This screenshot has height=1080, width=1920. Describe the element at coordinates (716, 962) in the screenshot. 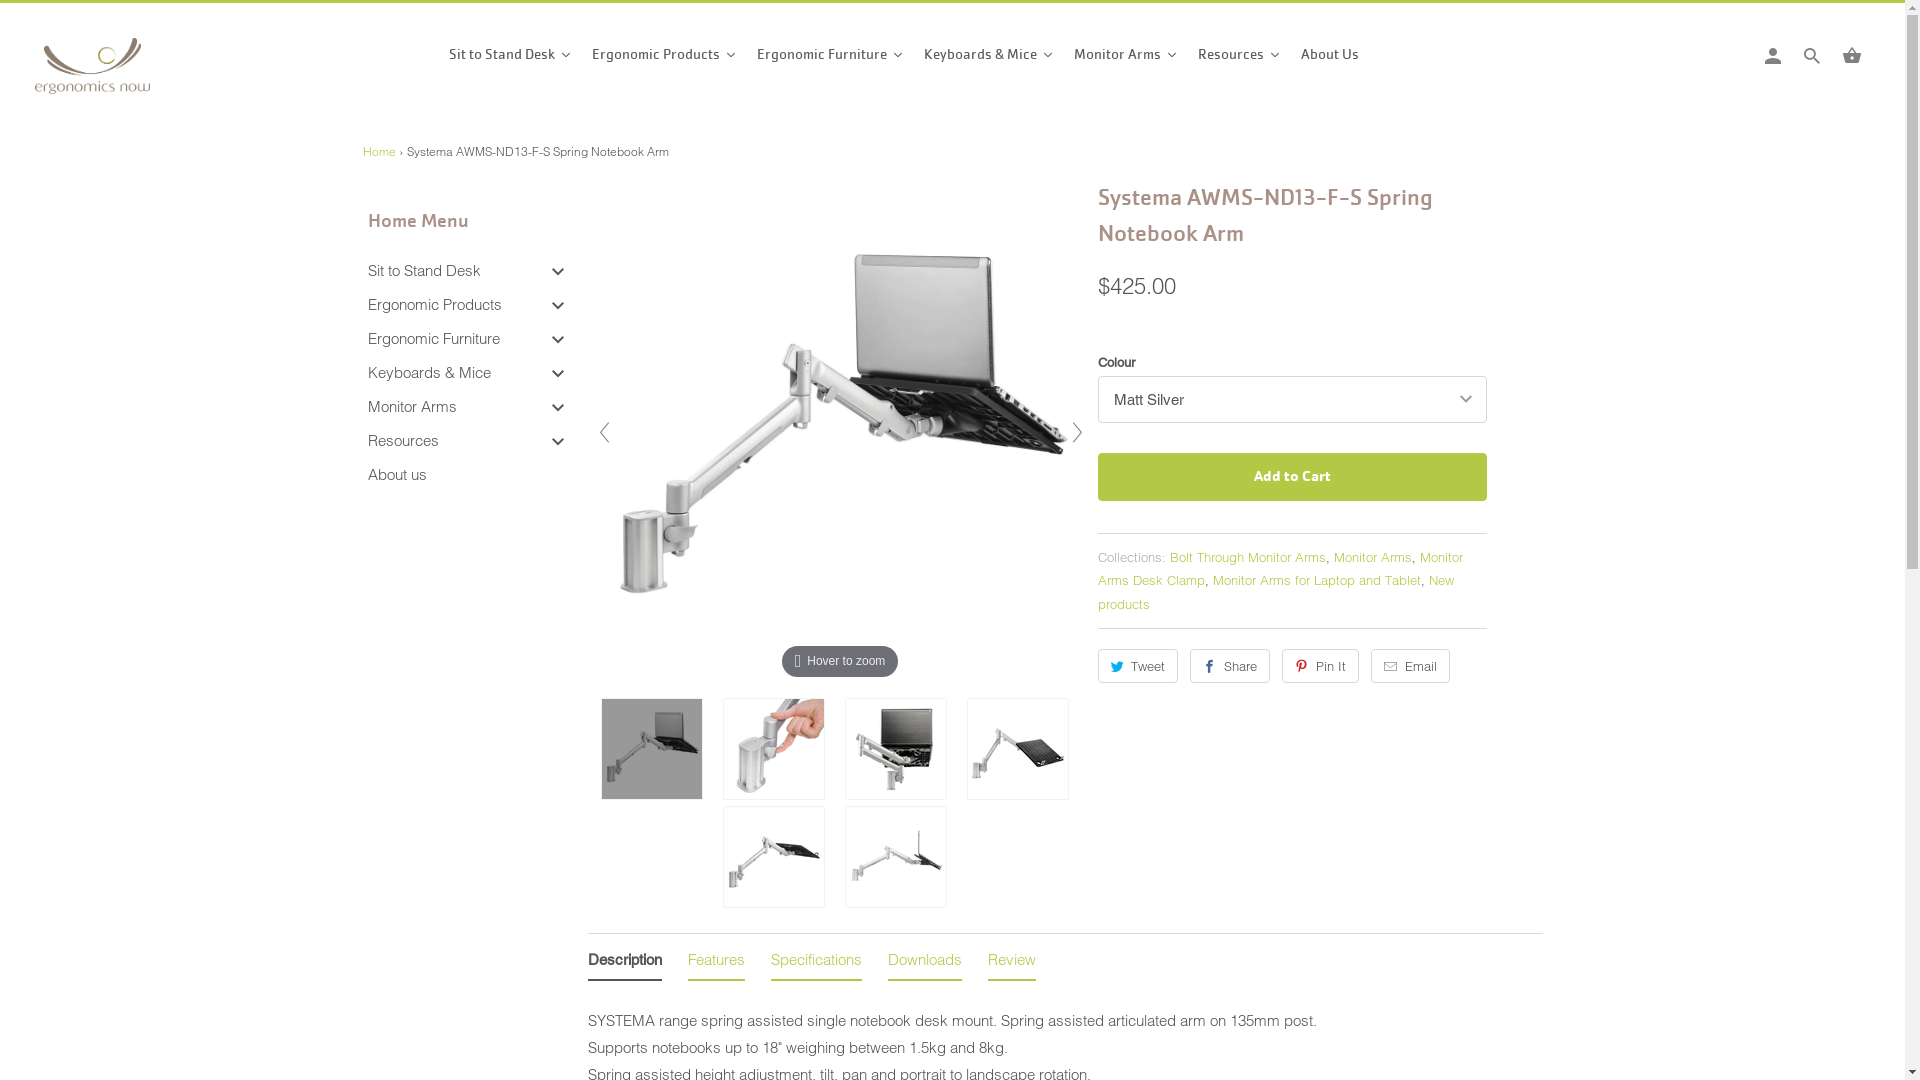

I see `'Features'` at that location.